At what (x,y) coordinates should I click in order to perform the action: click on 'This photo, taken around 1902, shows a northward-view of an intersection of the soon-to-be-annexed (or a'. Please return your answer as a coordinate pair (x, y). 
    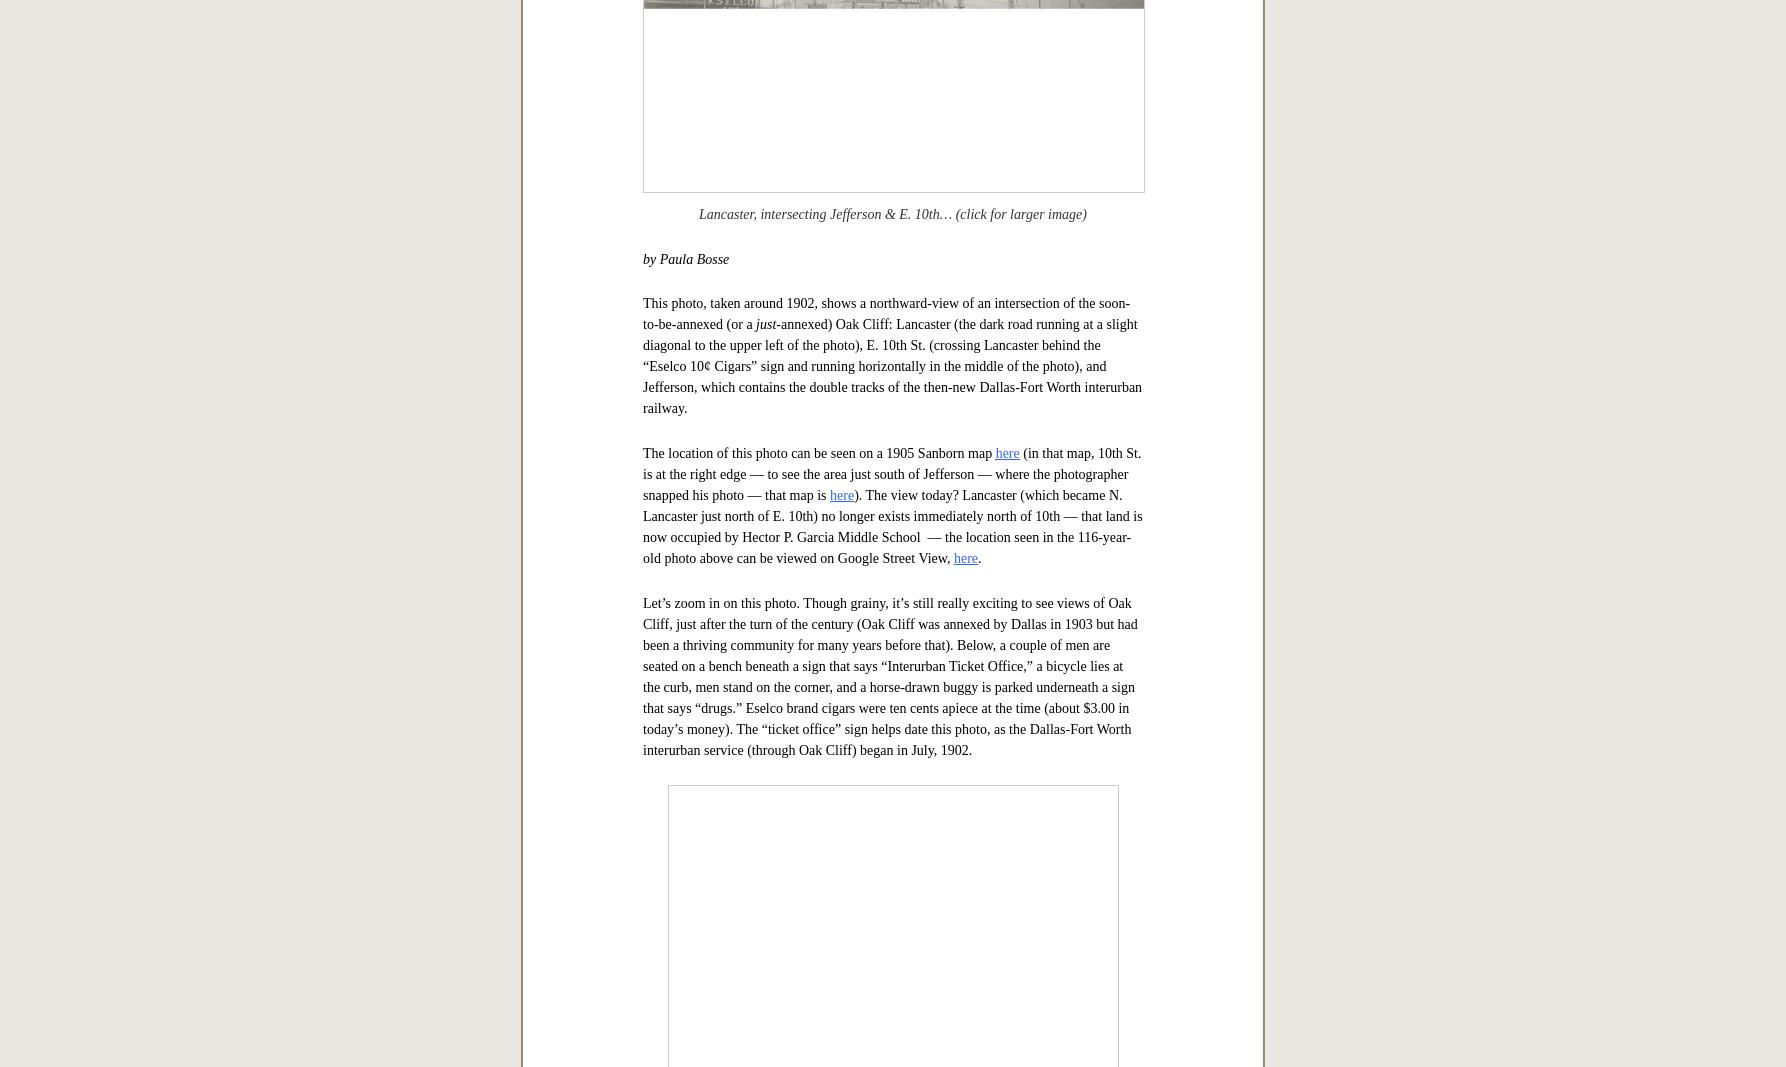
    Looking at the image, I should click on (885, 941).